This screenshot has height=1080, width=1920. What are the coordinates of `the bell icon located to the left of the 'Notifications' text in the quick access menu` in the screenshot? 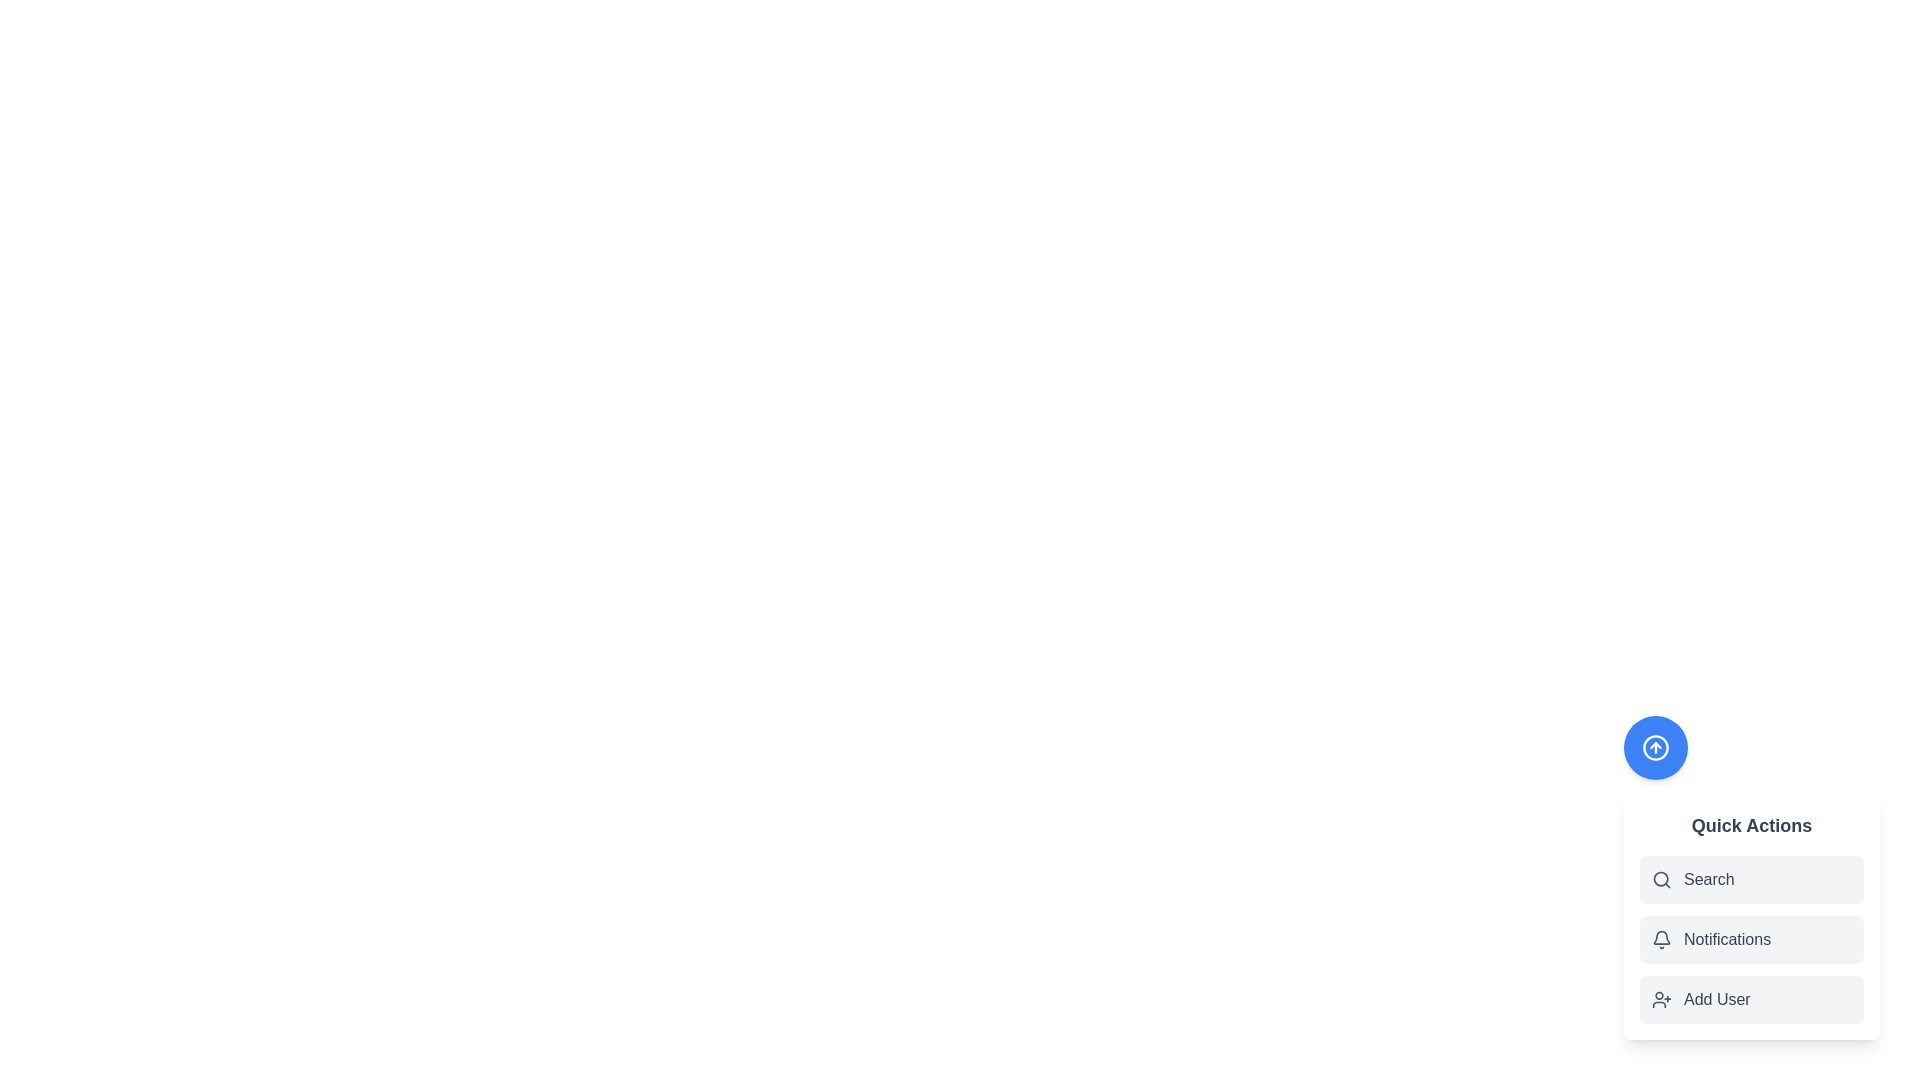 It's located at (1661, 940).